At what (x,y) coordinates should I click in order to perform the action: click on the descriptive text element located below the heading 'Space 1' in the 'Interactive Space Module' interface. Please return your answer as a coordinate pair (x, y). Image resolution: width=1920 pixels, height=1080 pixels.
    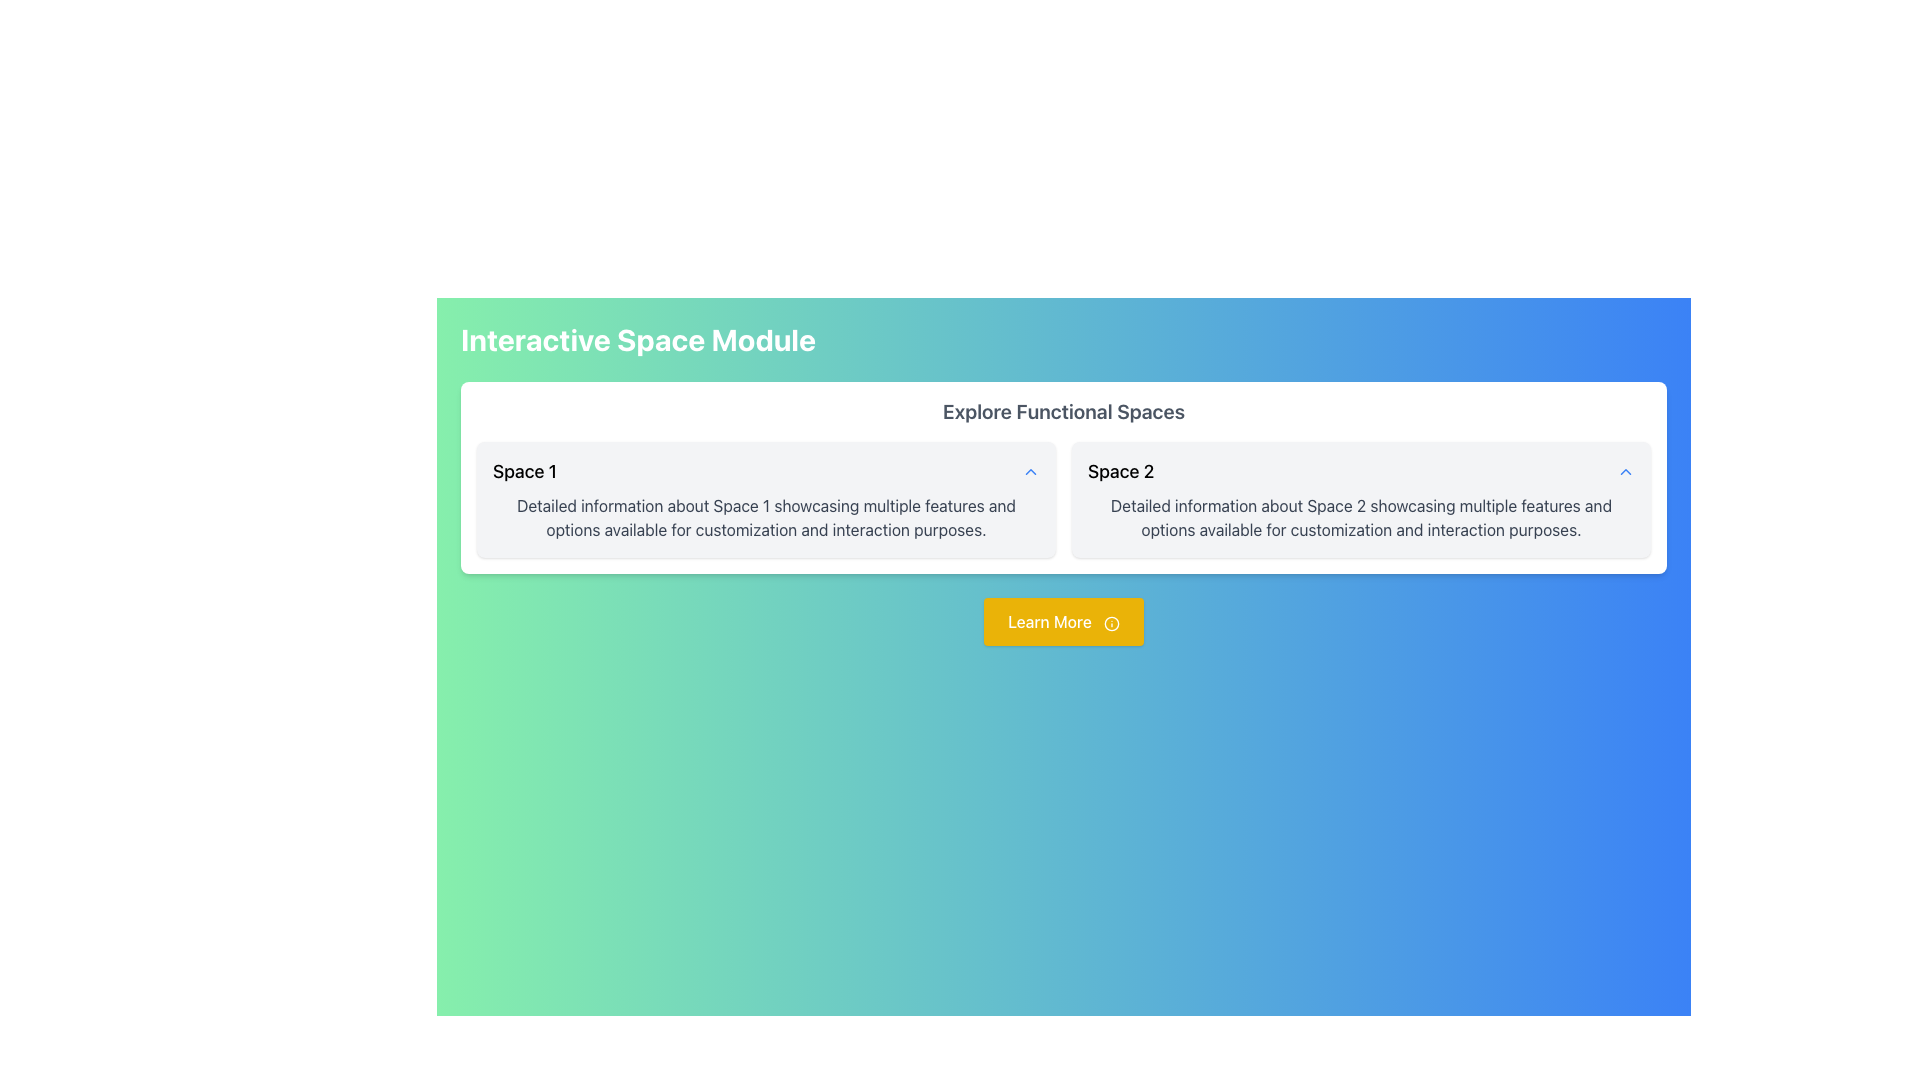
    Looking at the image, I should click on (765, 516).